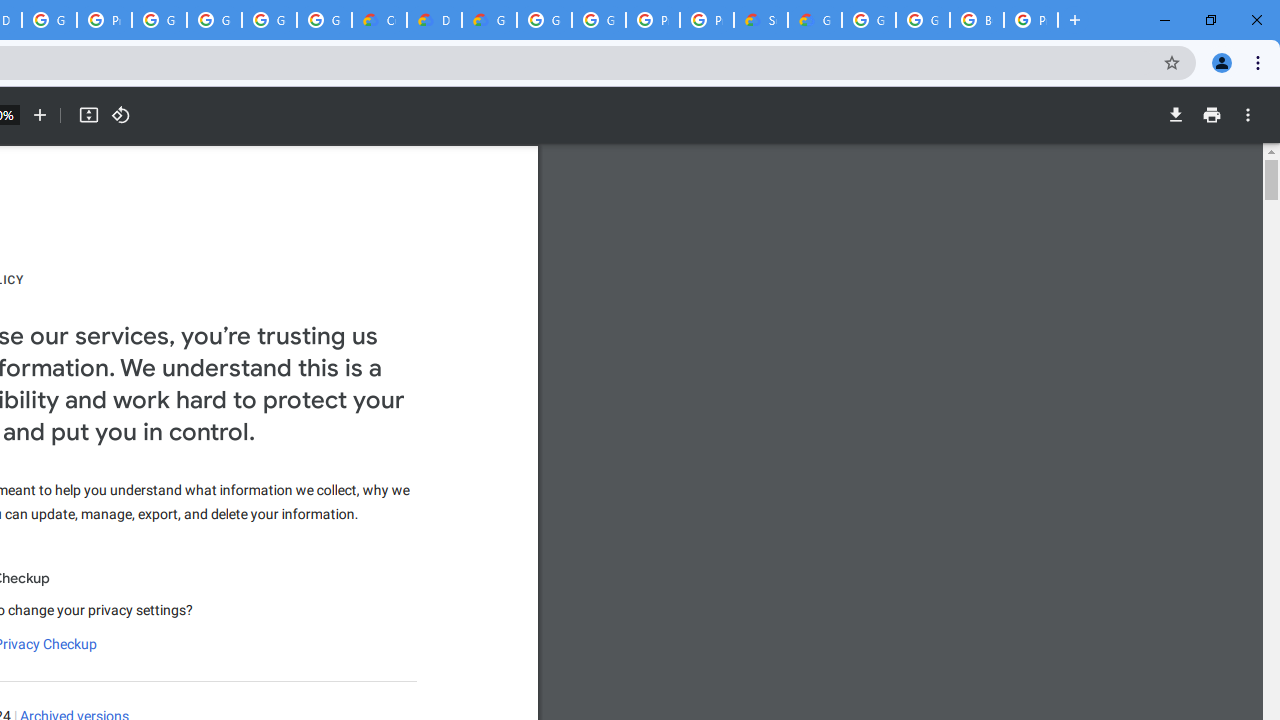 Image resolution: width=1280 pixels, height=720 pixels. I want to click on 'Customer Care | Google Cloud', so click(379, 20).